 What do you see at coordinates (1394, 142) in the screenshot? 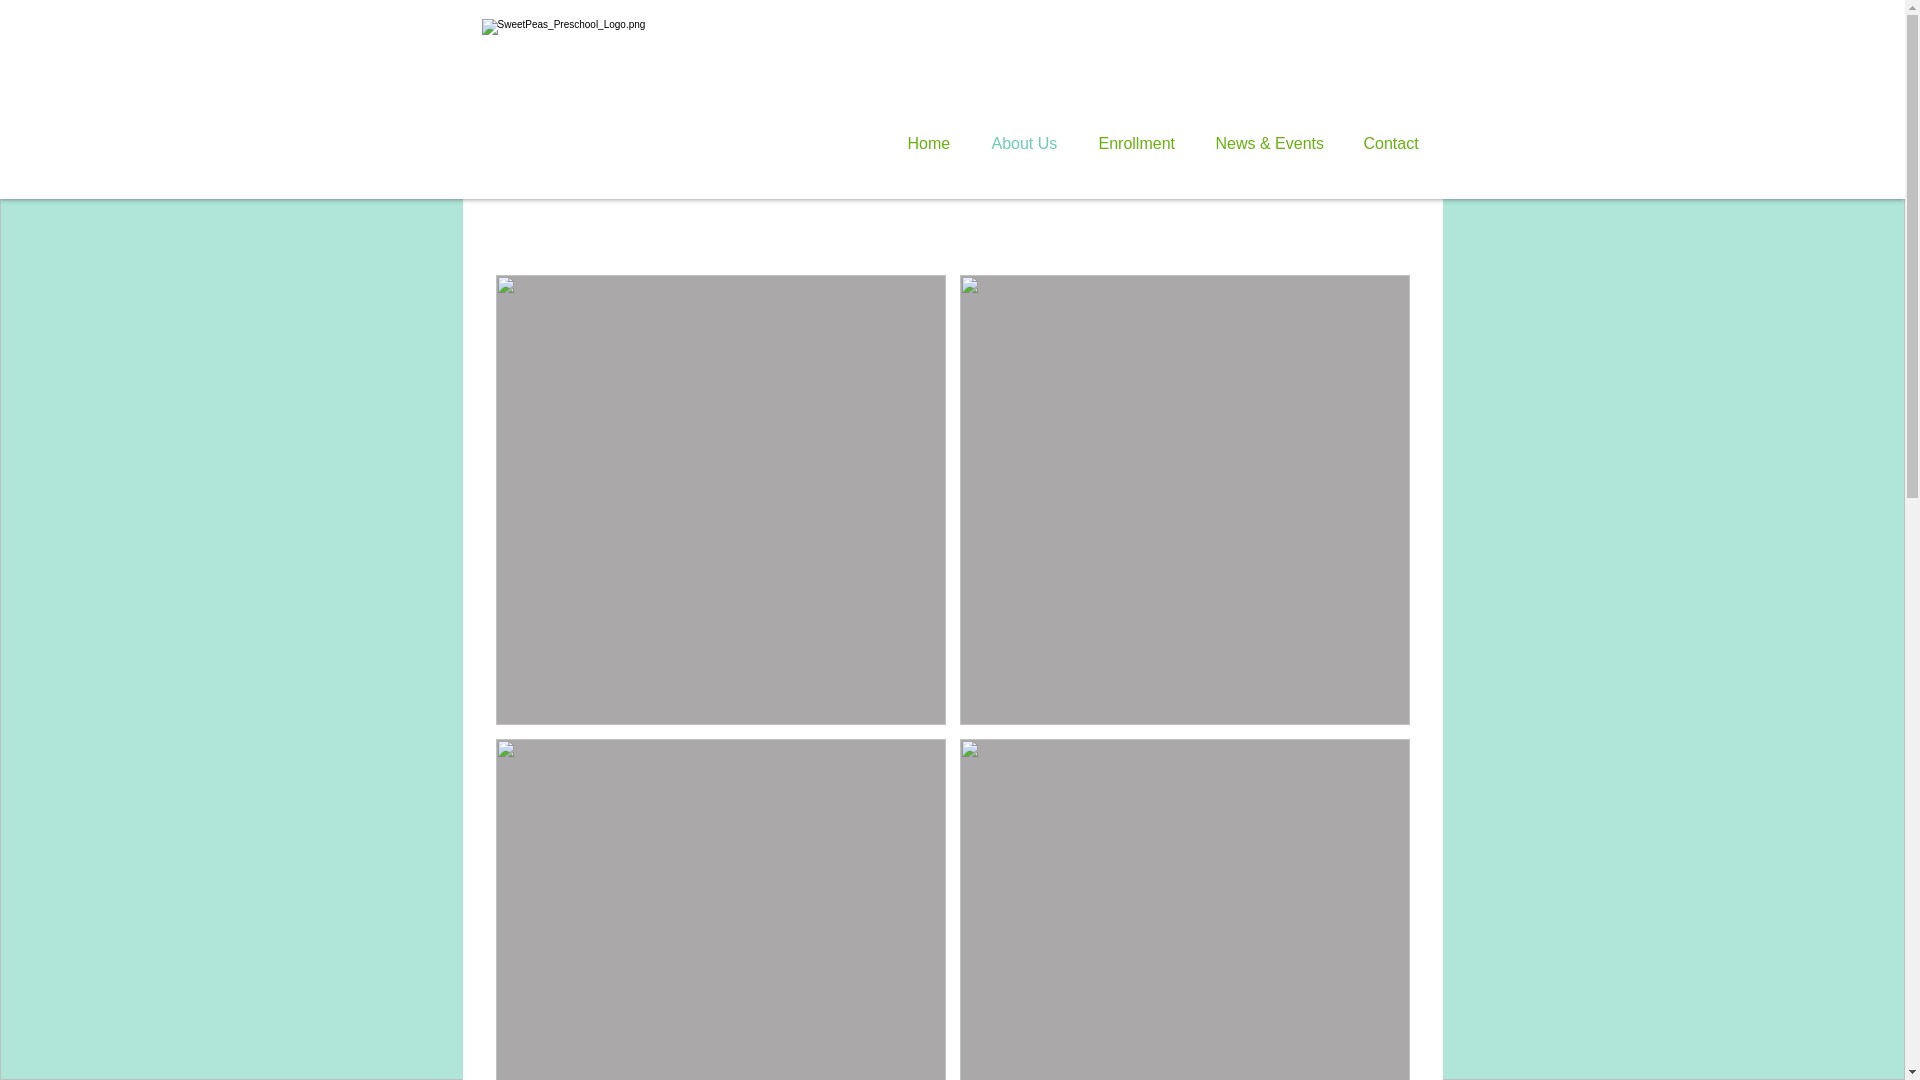
I see `'Contact'` at bounding box center [1394, 142].